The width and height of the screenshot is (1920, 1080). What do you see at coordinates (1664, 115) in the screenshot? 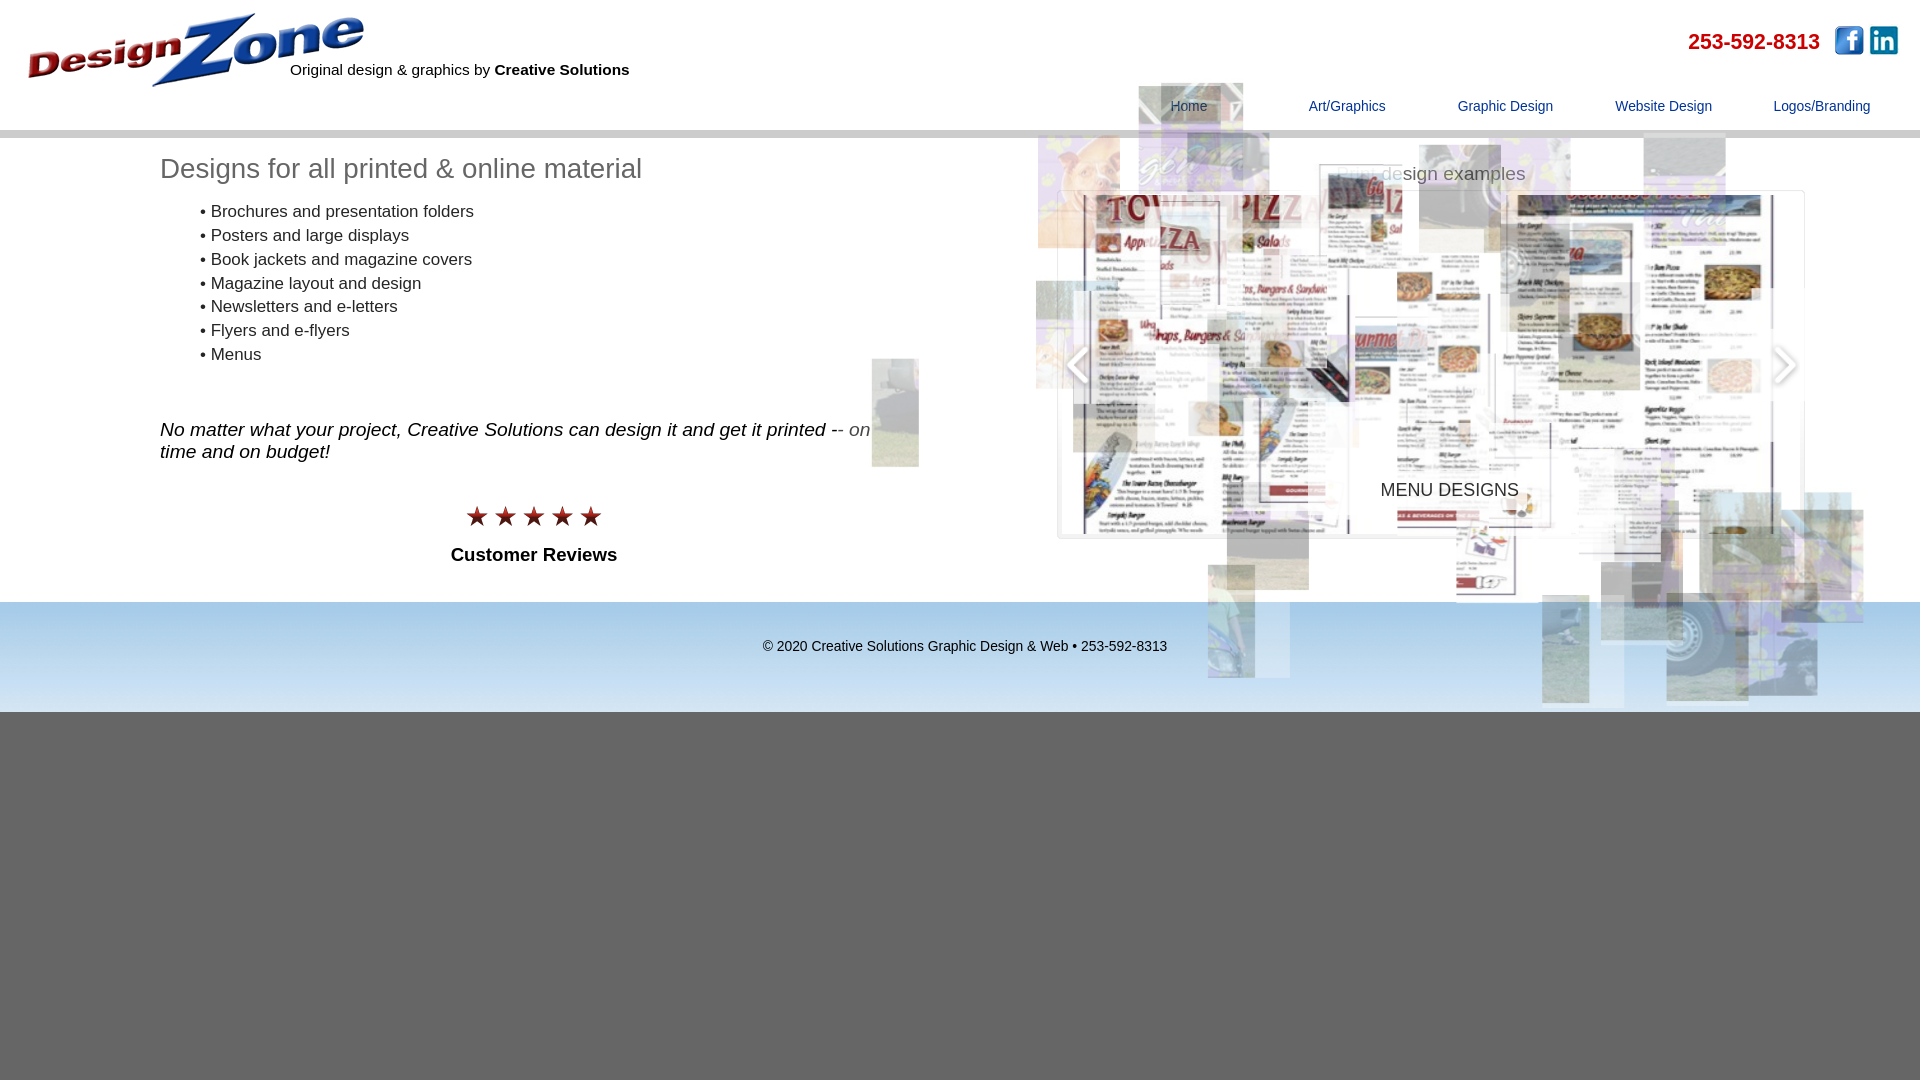
I see `'Website Design'` at bounding box center [1664, 115].